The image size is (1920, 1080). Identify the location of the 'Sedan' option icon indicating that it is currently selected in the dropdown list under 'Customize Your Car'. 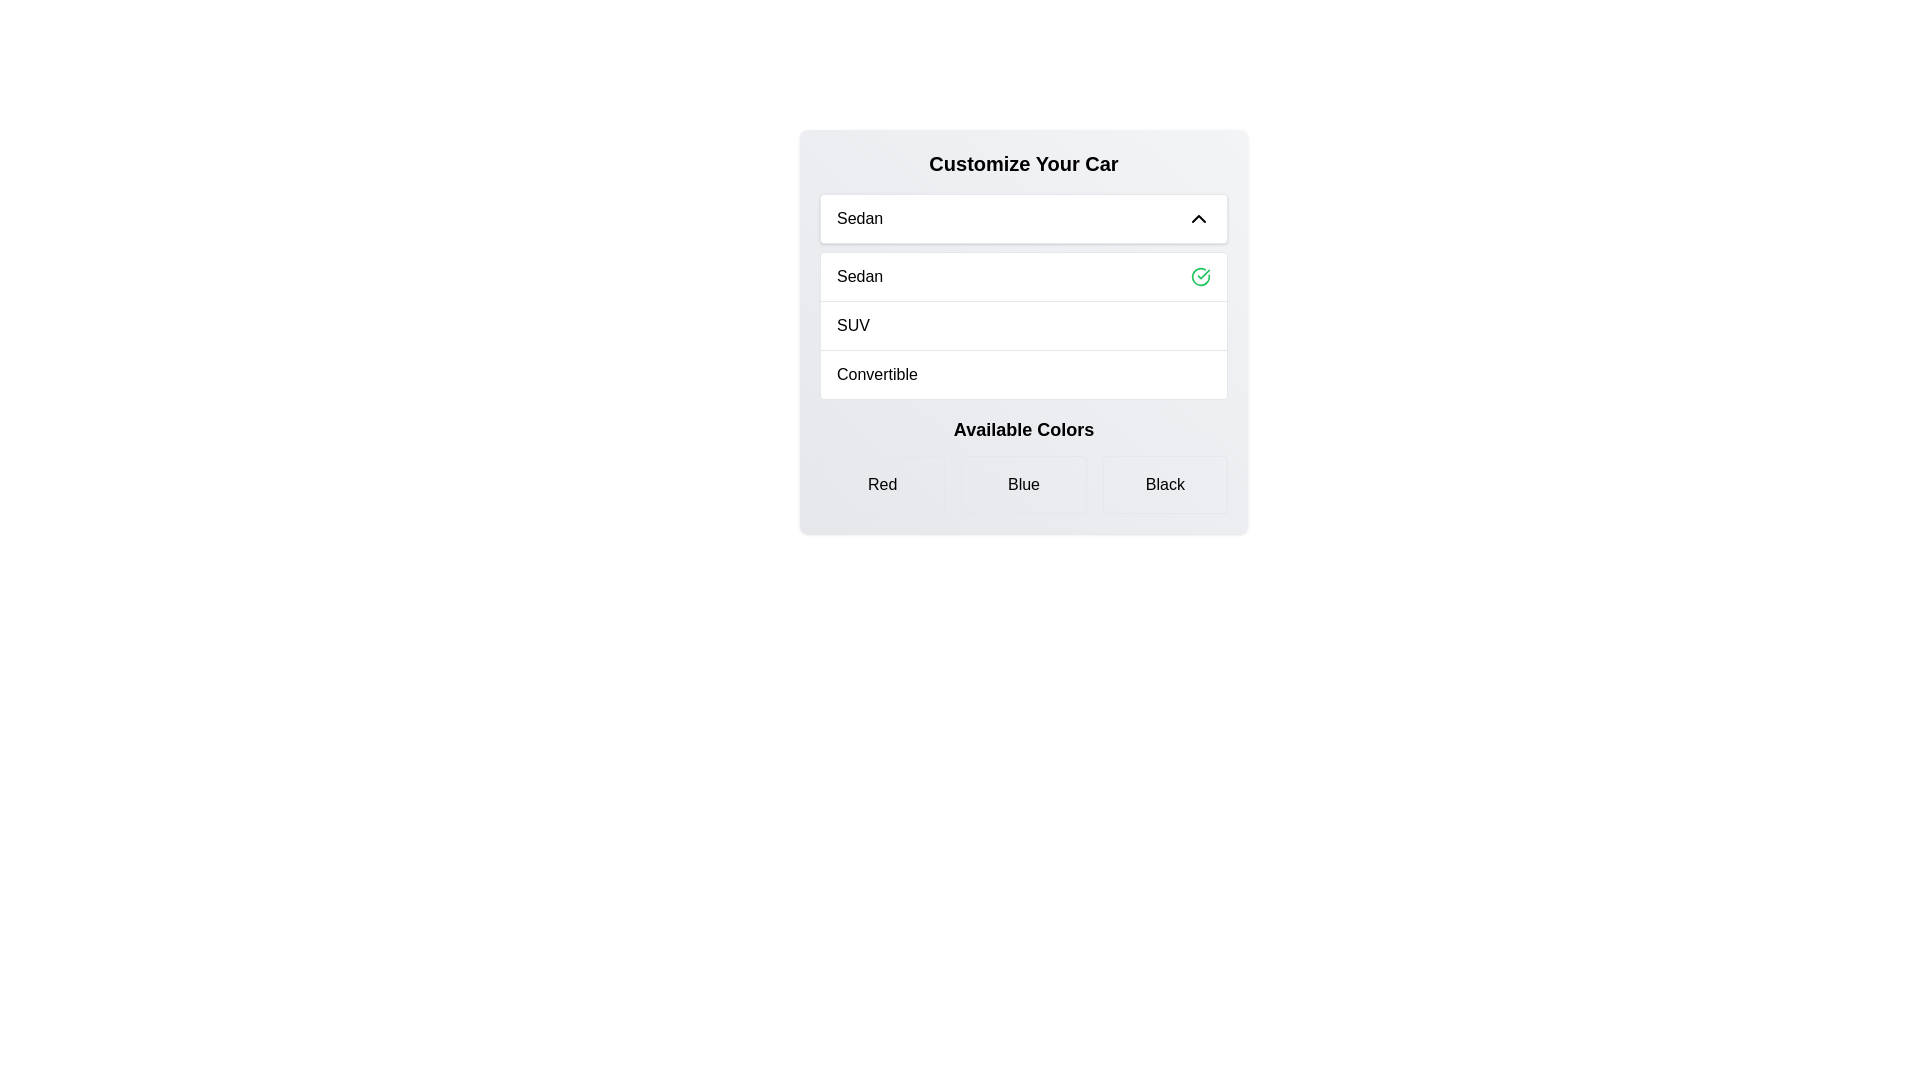
(1200, 277).